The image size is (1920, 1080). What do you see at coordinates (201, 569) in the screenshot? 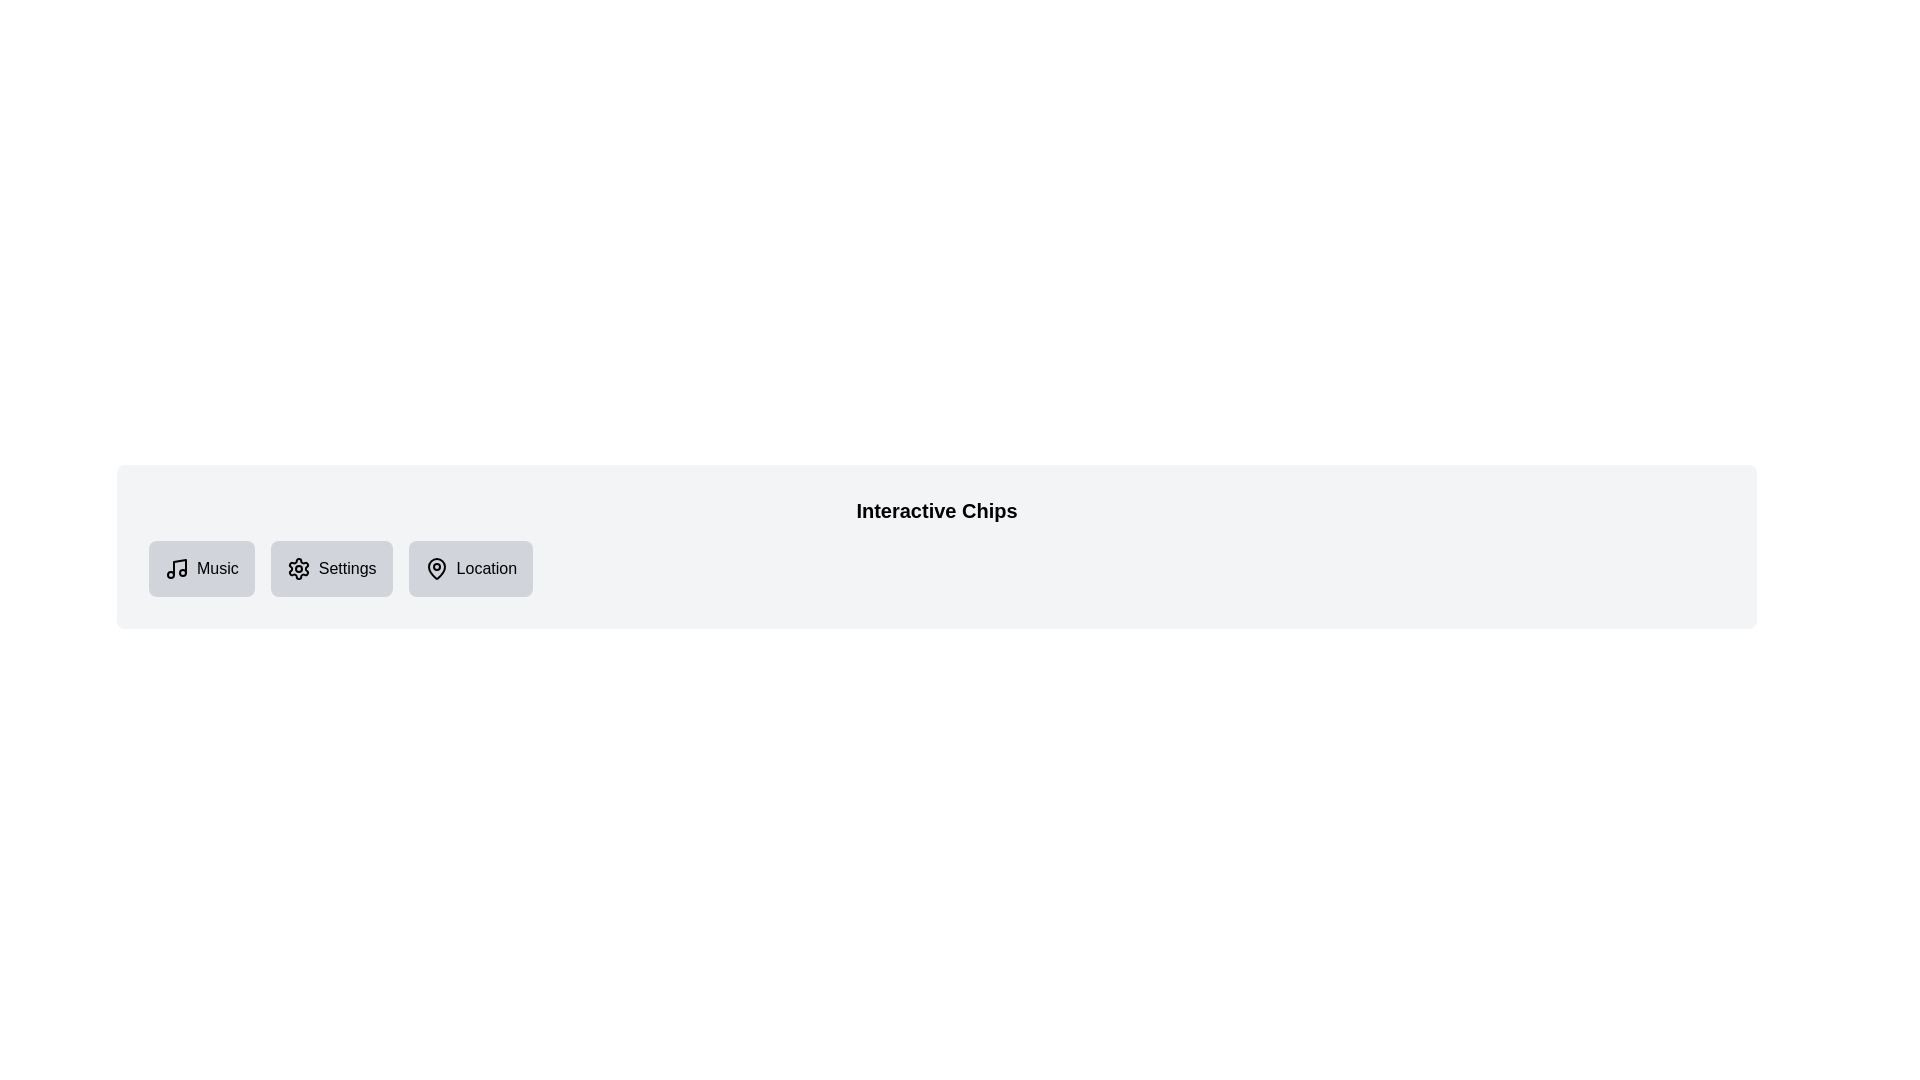
I see `the chip labeled Music to observe its hover effect` at bounding box center [201, 569].